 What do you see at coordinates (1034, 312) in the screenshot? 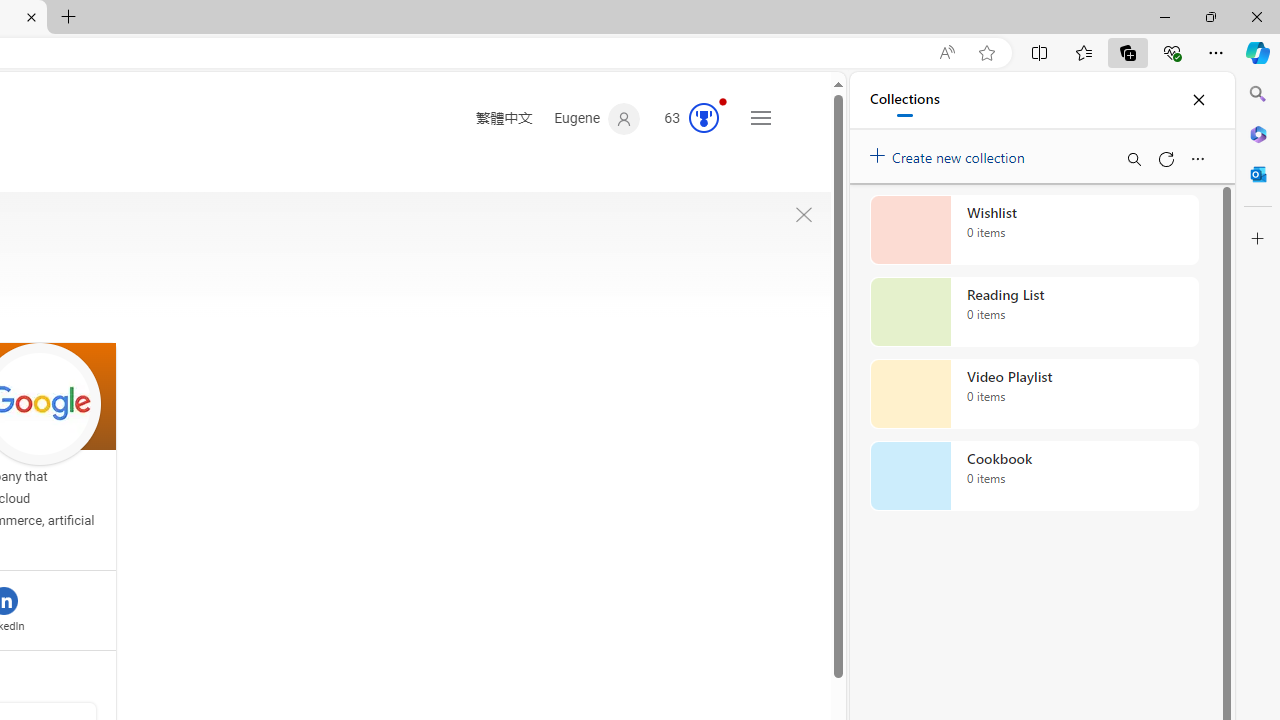
I see `'Reading List collection, 0 items'` at bounding box center [1034, 312].